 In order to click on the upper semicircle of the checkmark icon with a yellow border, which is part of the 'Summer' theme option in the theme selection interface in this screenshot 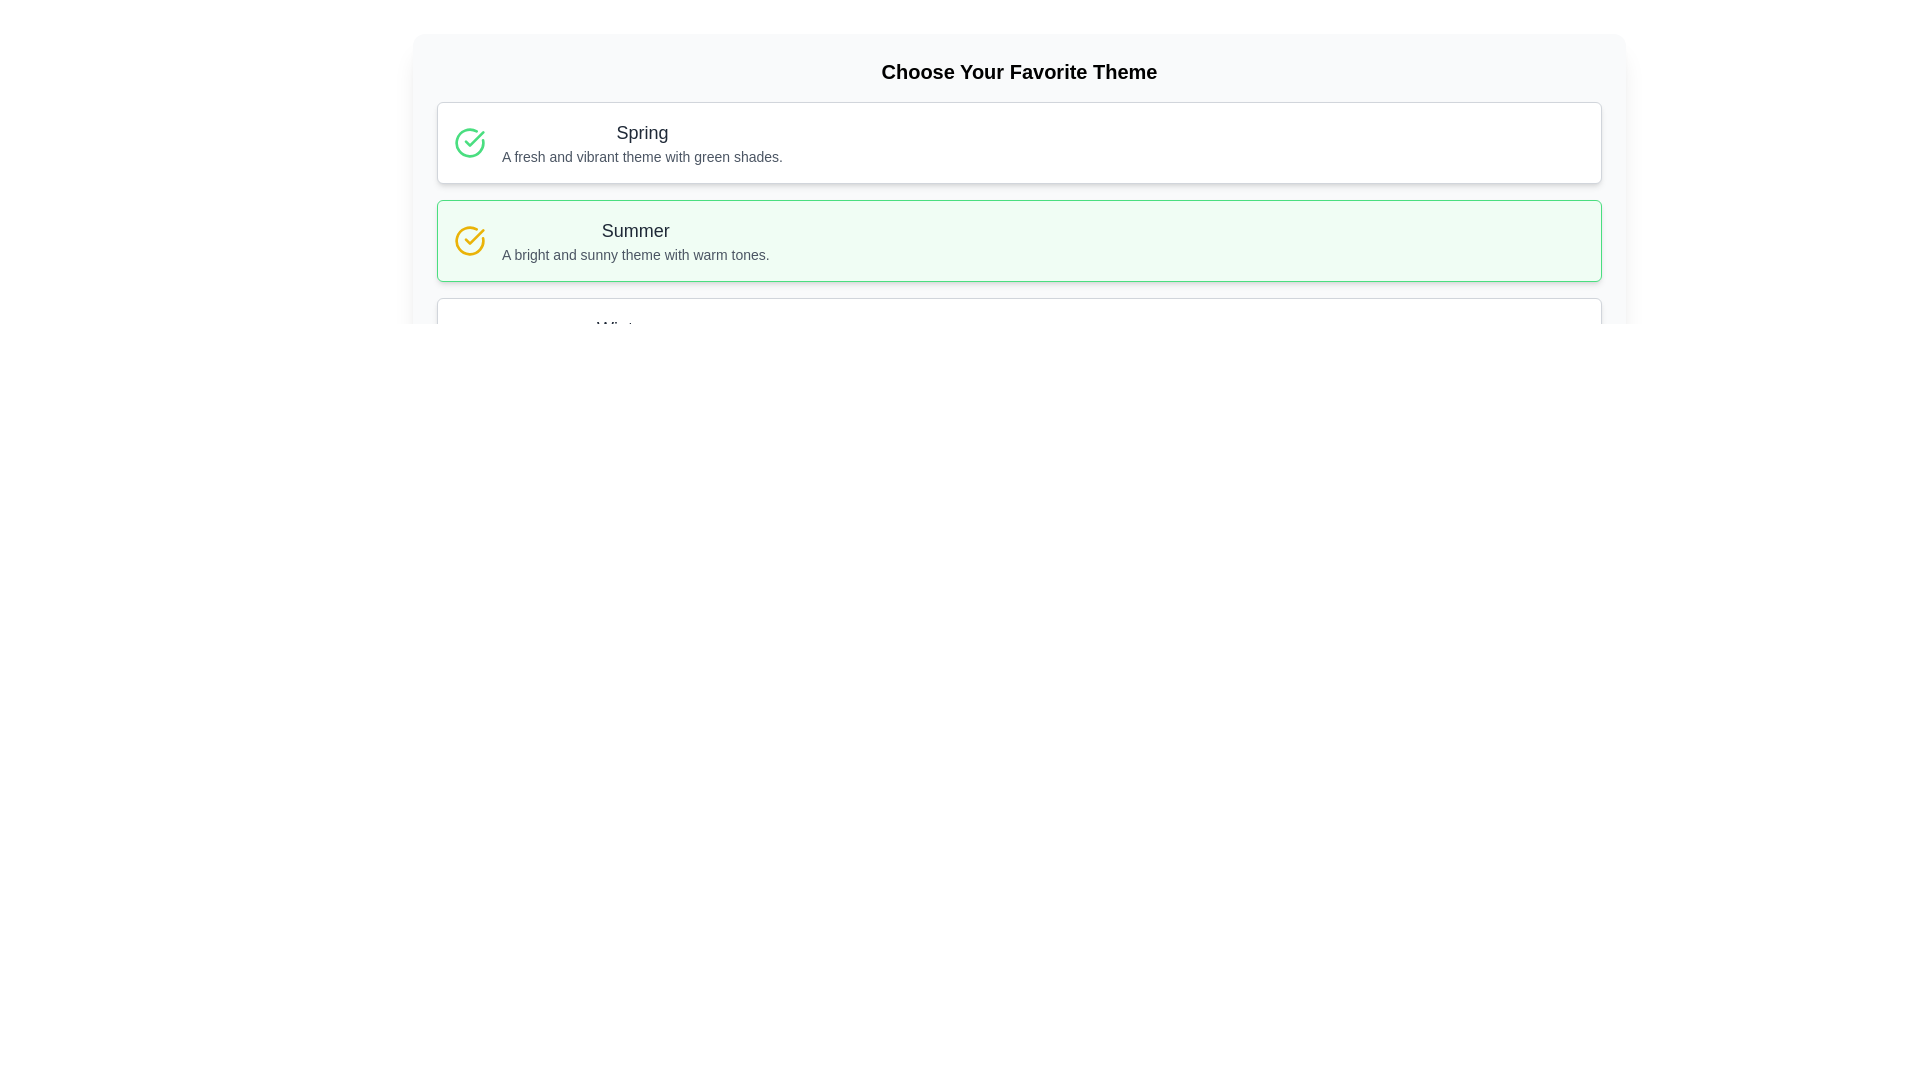, I will do `click(469, 239)`.